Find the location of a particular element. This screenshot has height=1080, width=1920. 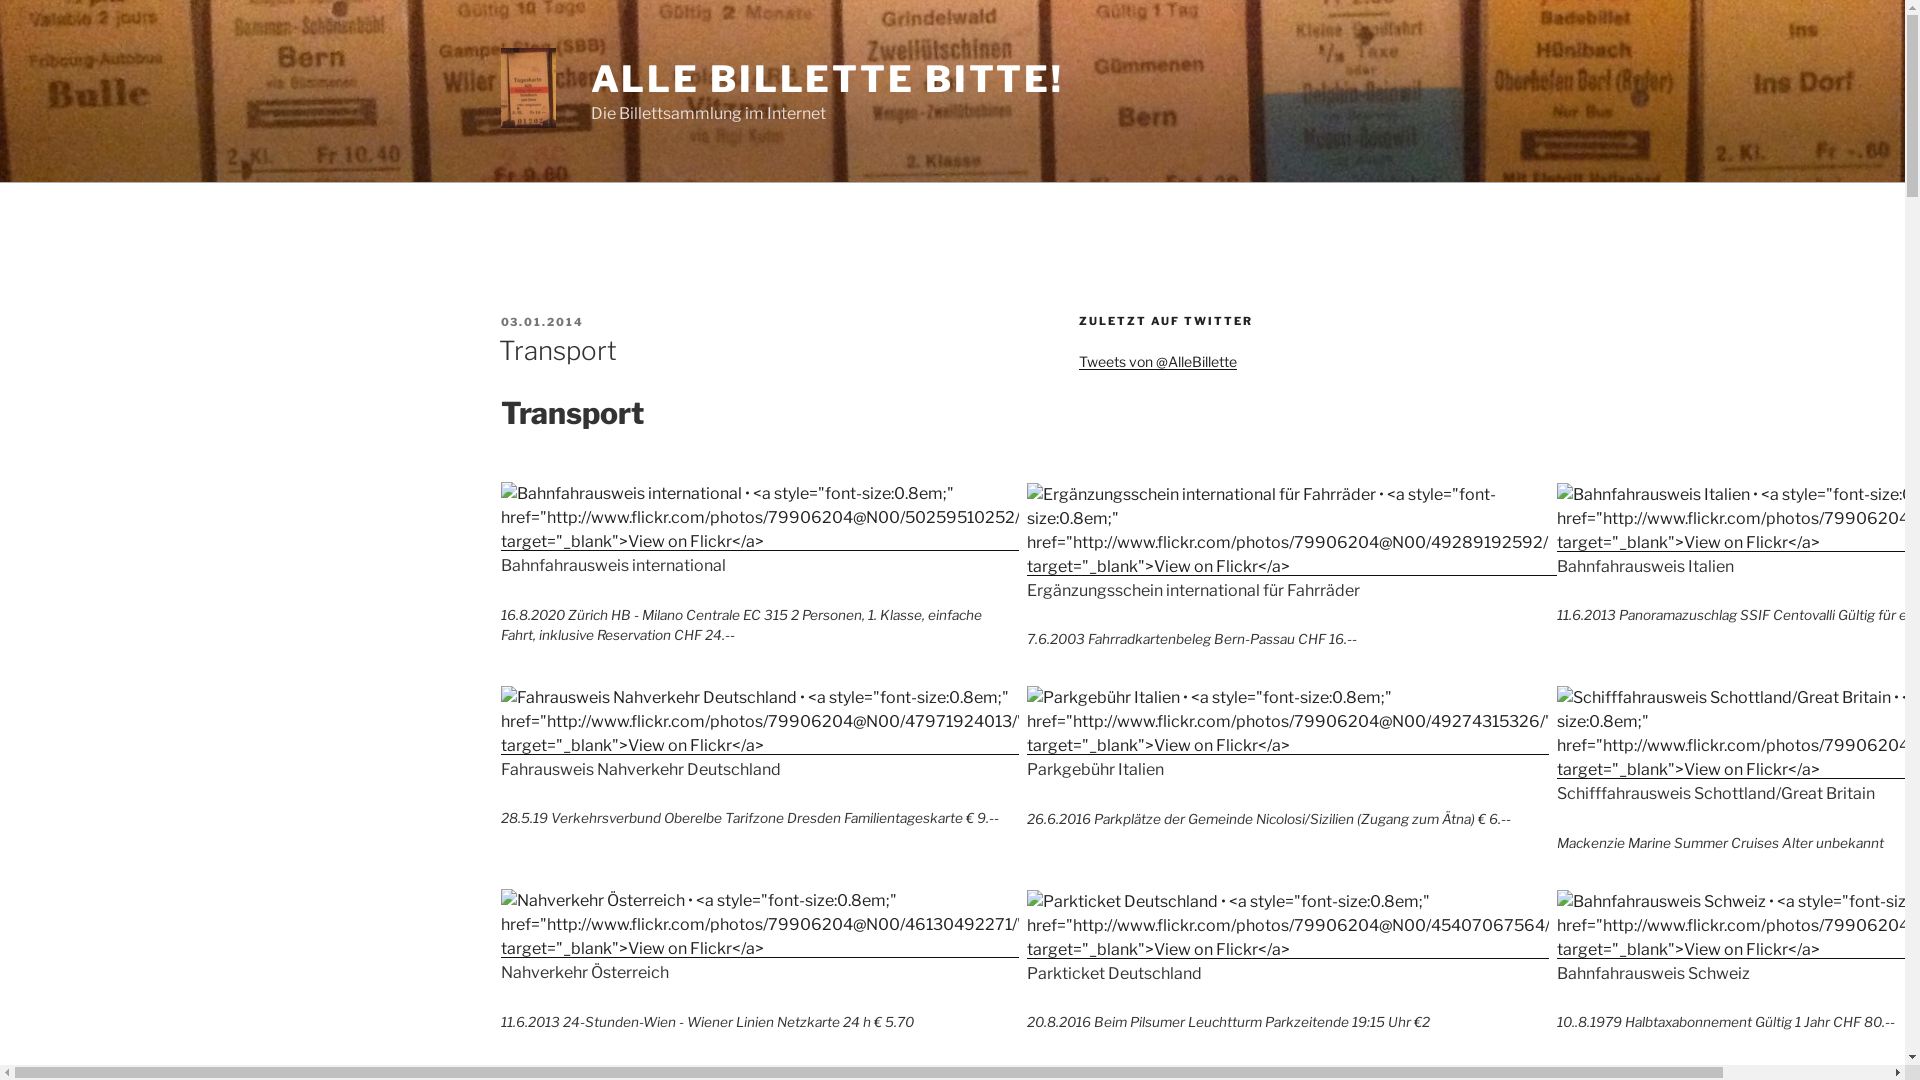

'03.01.2014' is located at coordinates (542, 319).